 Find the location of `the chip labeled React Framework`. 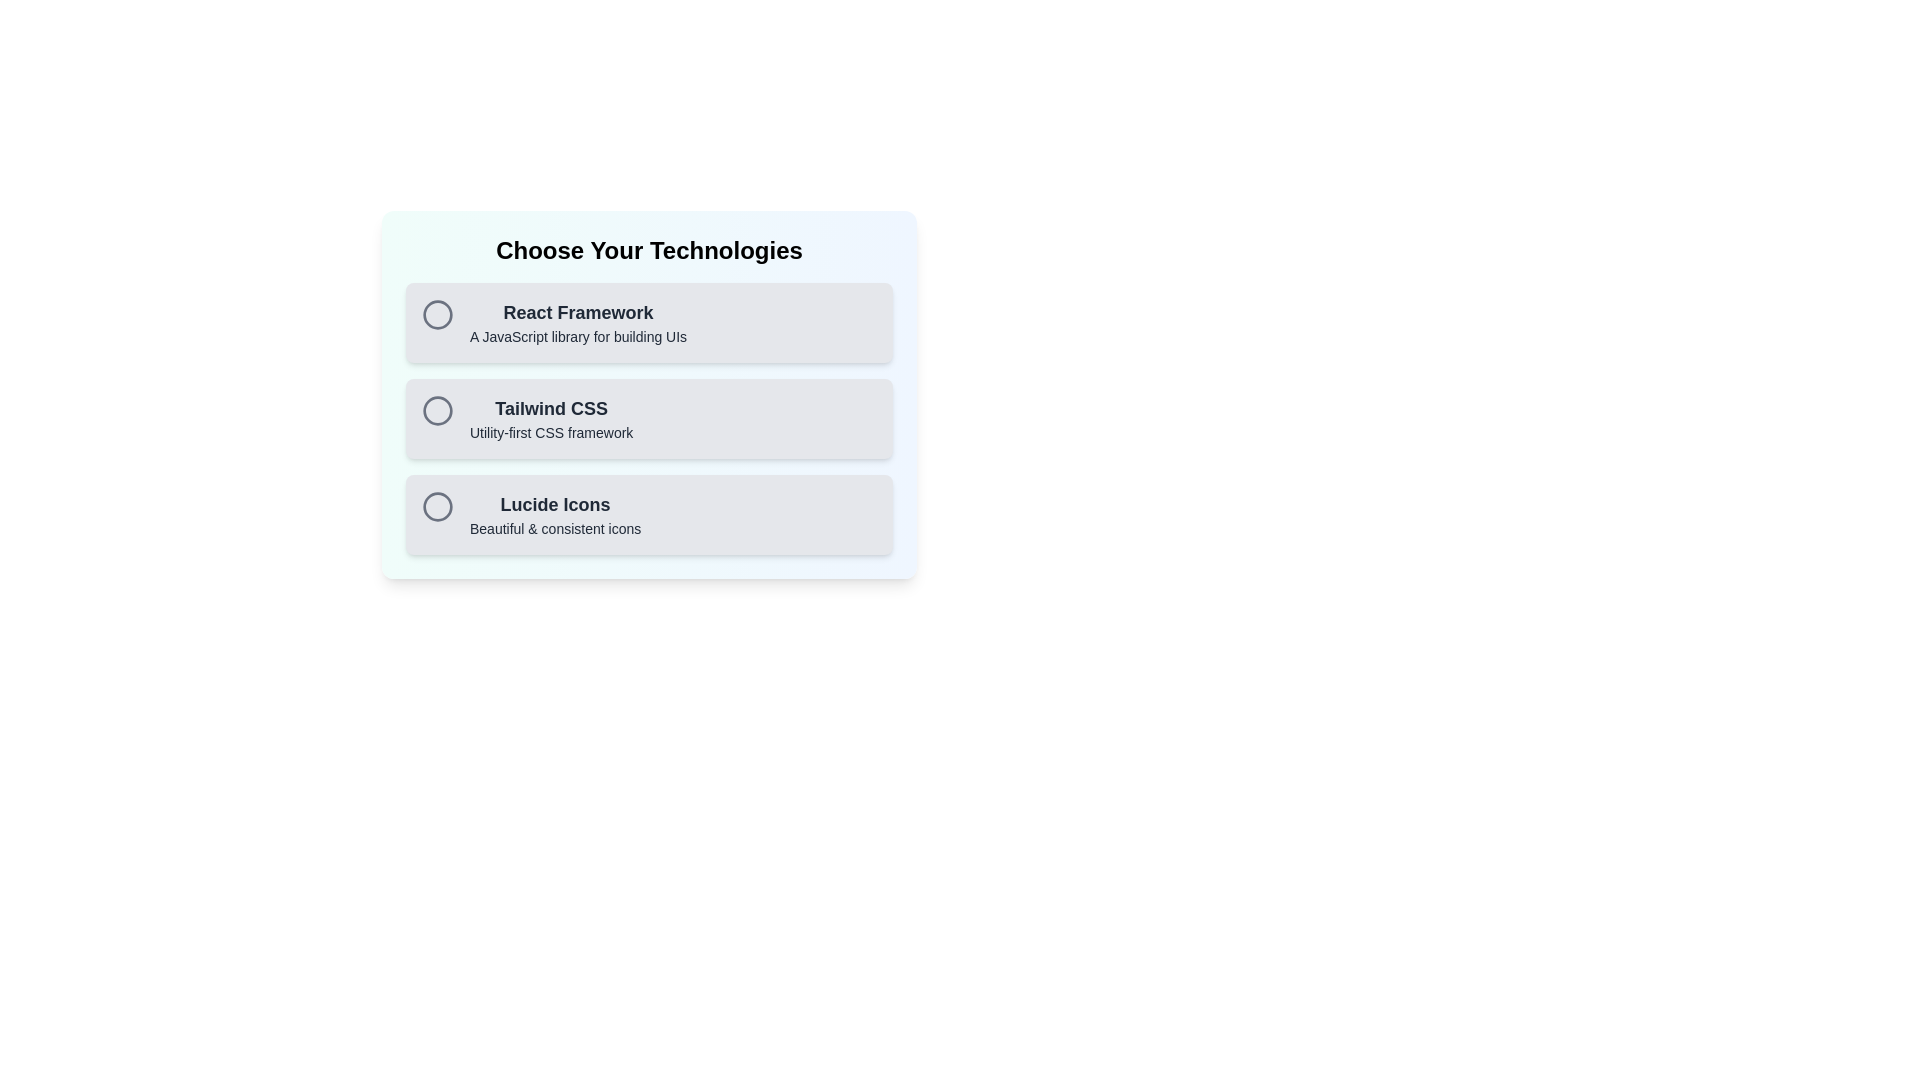

the chip labeled React Framework is located at coordinates (649, 322).